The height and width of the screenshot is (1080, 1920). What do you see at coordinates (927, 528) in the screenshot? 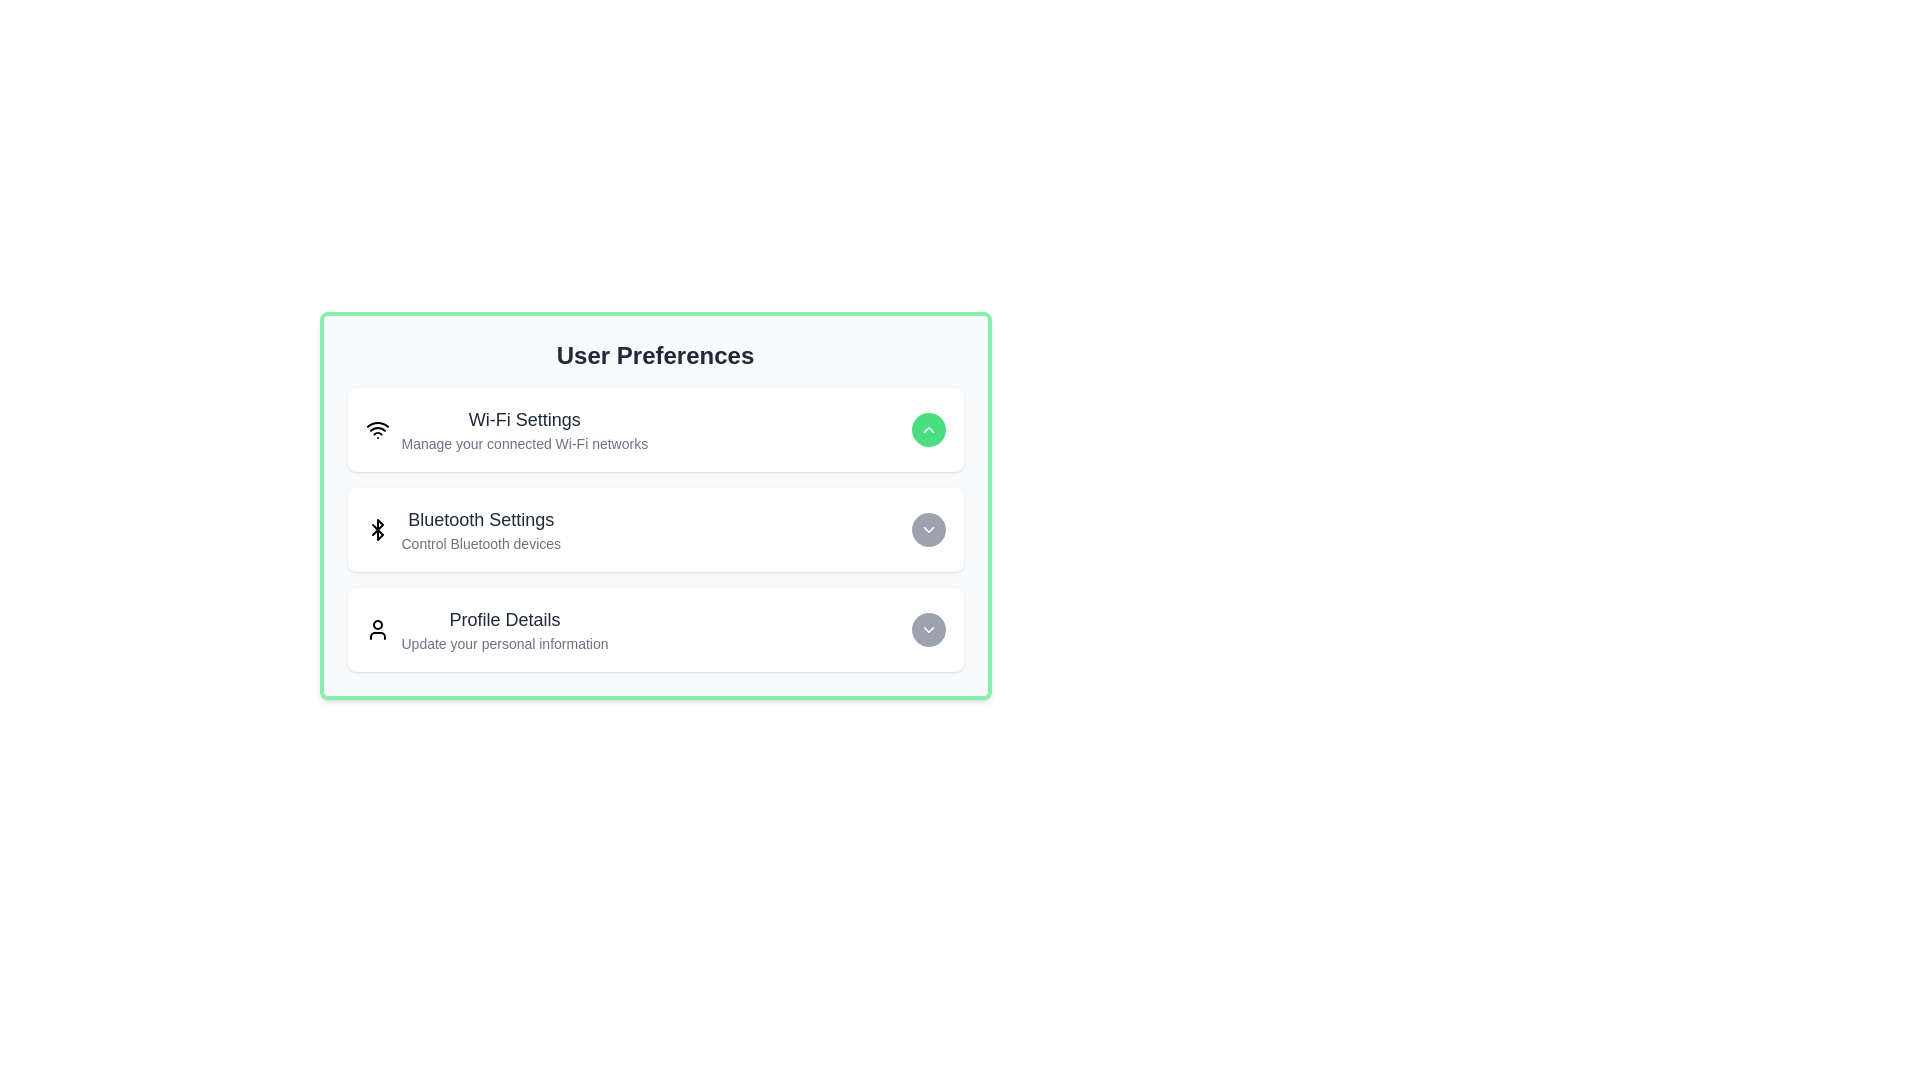
I see `the preference corresponding to Bluetooth Settings` at bounding box center [927, 528].